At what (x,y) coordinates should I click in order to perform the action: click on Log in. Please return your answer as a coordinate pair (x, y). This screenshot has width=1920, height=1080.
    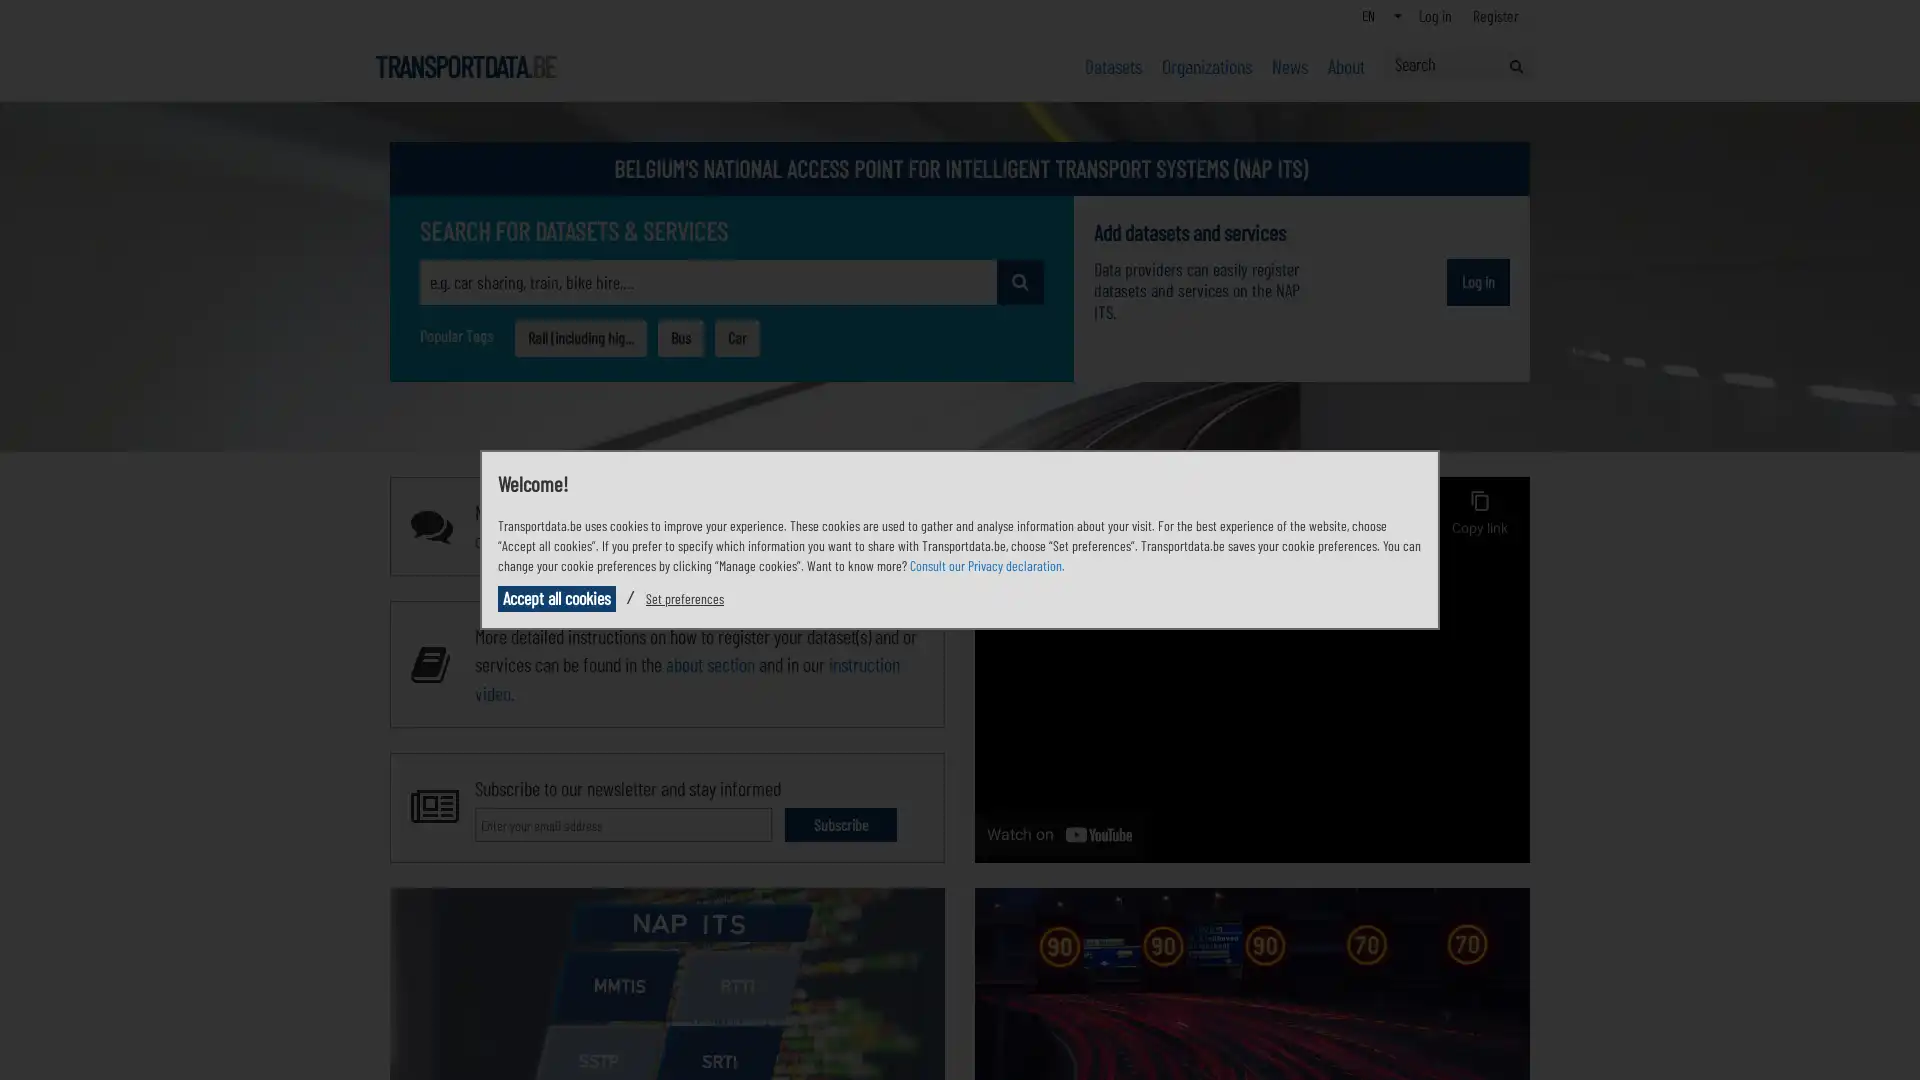
    Looking at the image, I should click on (1478, 281).